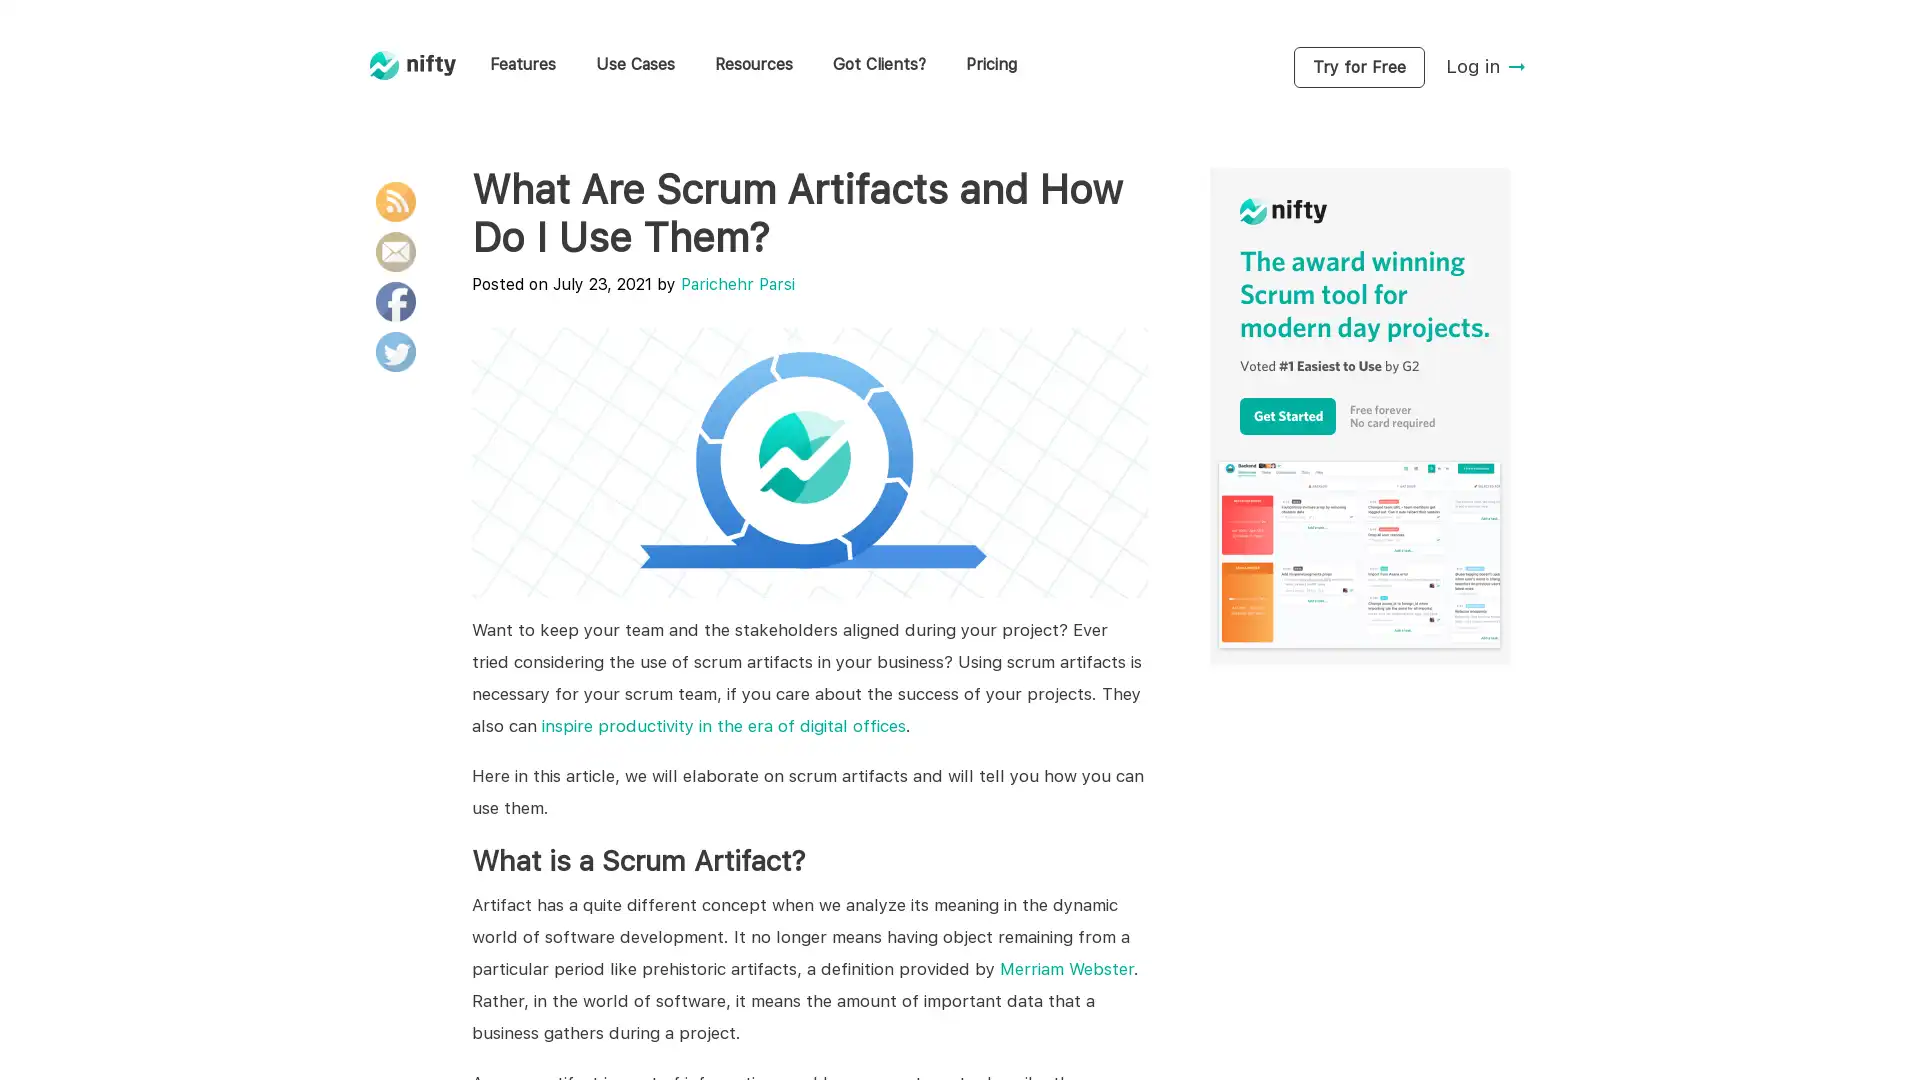 The height and width of the screenshot is (1080, 1920). Describe the element at coordinates (1869, 1029) in the screenshot. I see `Open Intercom Messenger` at that location.